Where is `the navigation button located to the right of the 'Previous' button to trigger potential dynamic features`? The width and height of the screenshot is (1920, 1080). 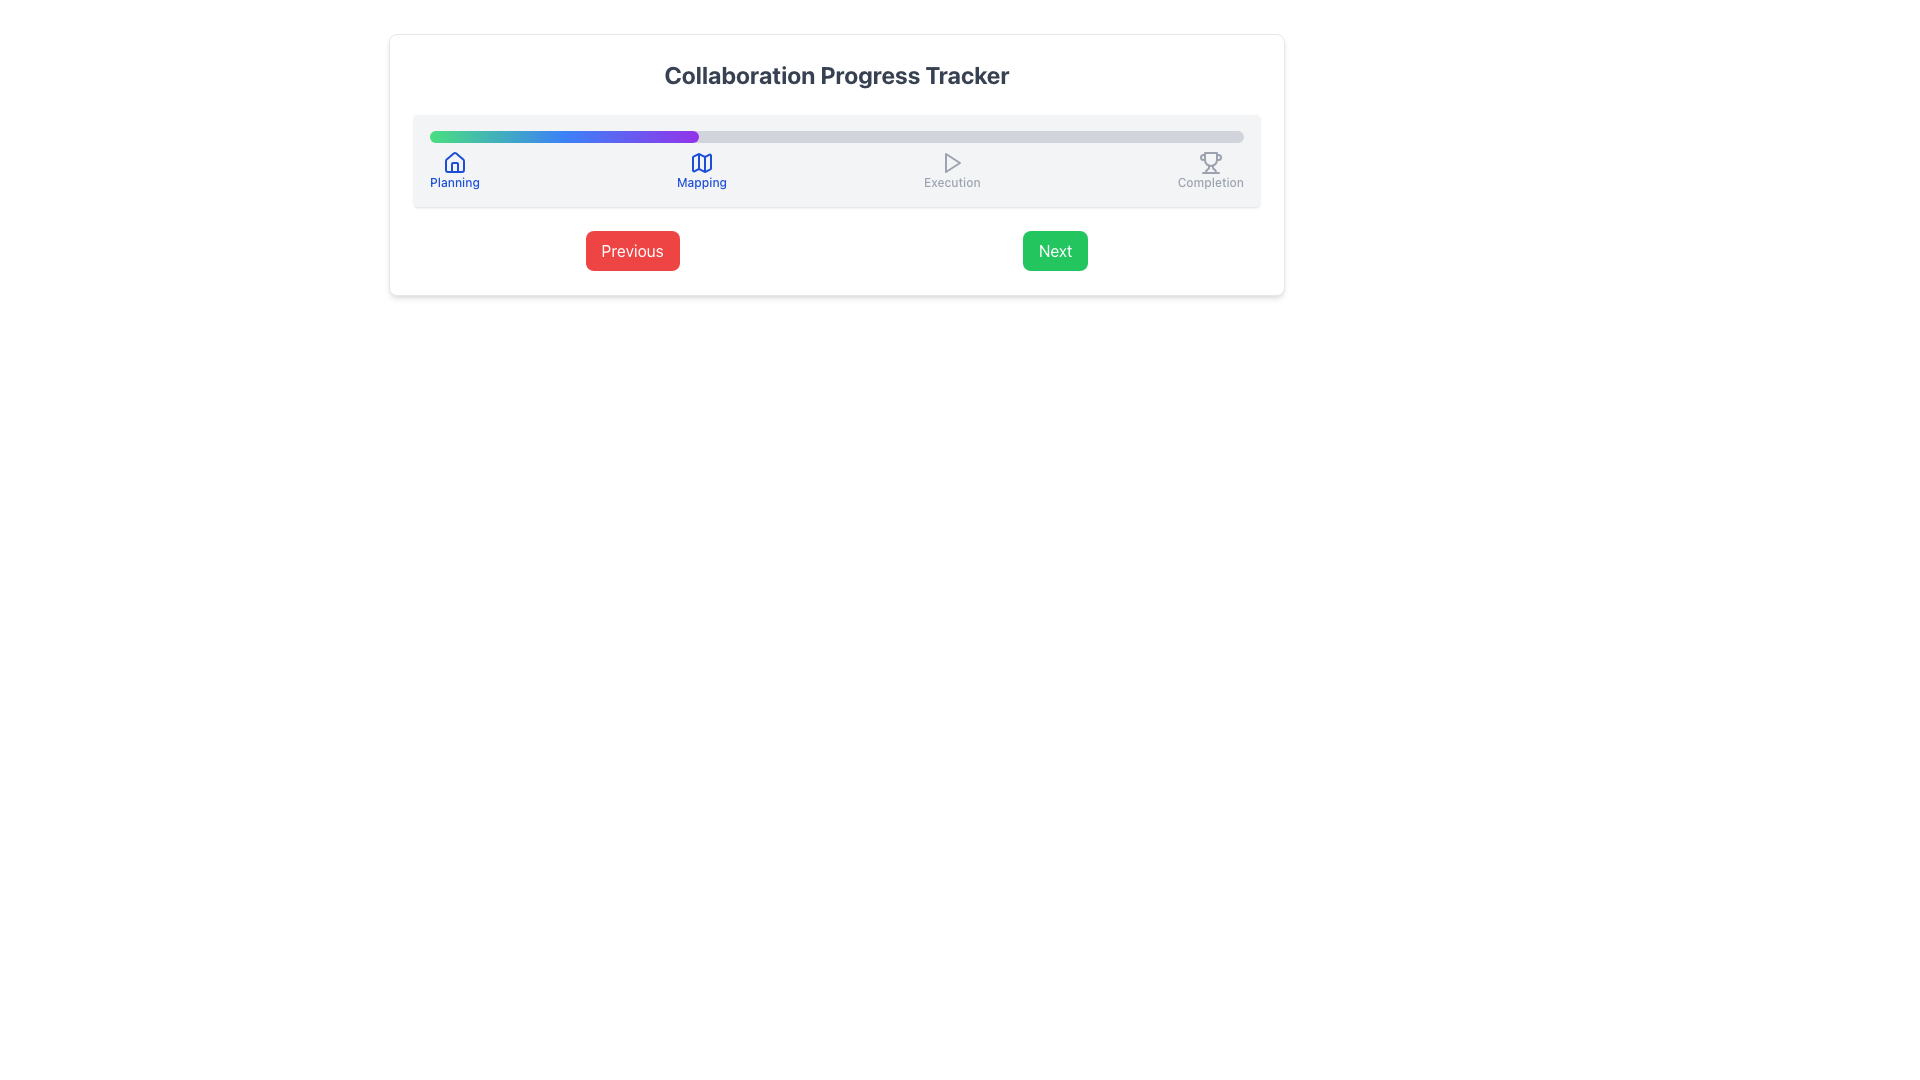
the navigation button located to the right of the 'Previous' button to trigger potential dynamic features is located at coordinates (1054, 249).